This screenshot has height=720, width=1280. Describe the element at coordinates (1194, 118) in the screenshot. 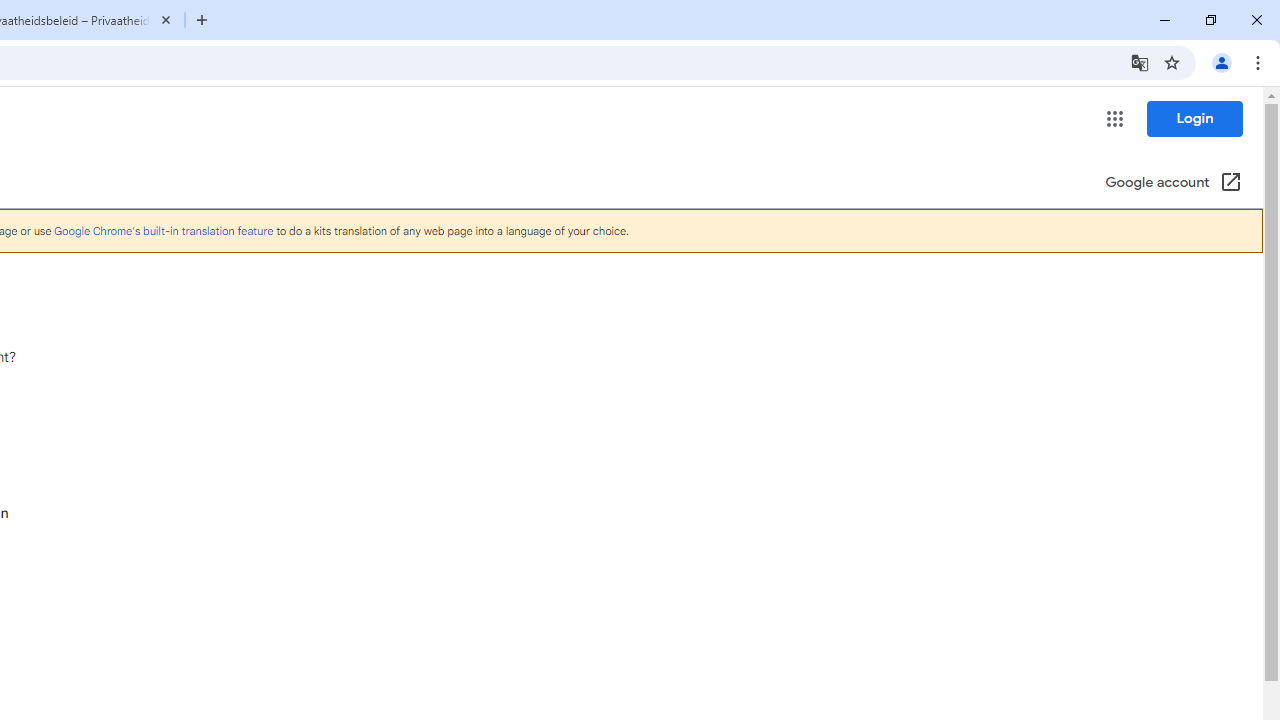

I see `'Login'` at that location.